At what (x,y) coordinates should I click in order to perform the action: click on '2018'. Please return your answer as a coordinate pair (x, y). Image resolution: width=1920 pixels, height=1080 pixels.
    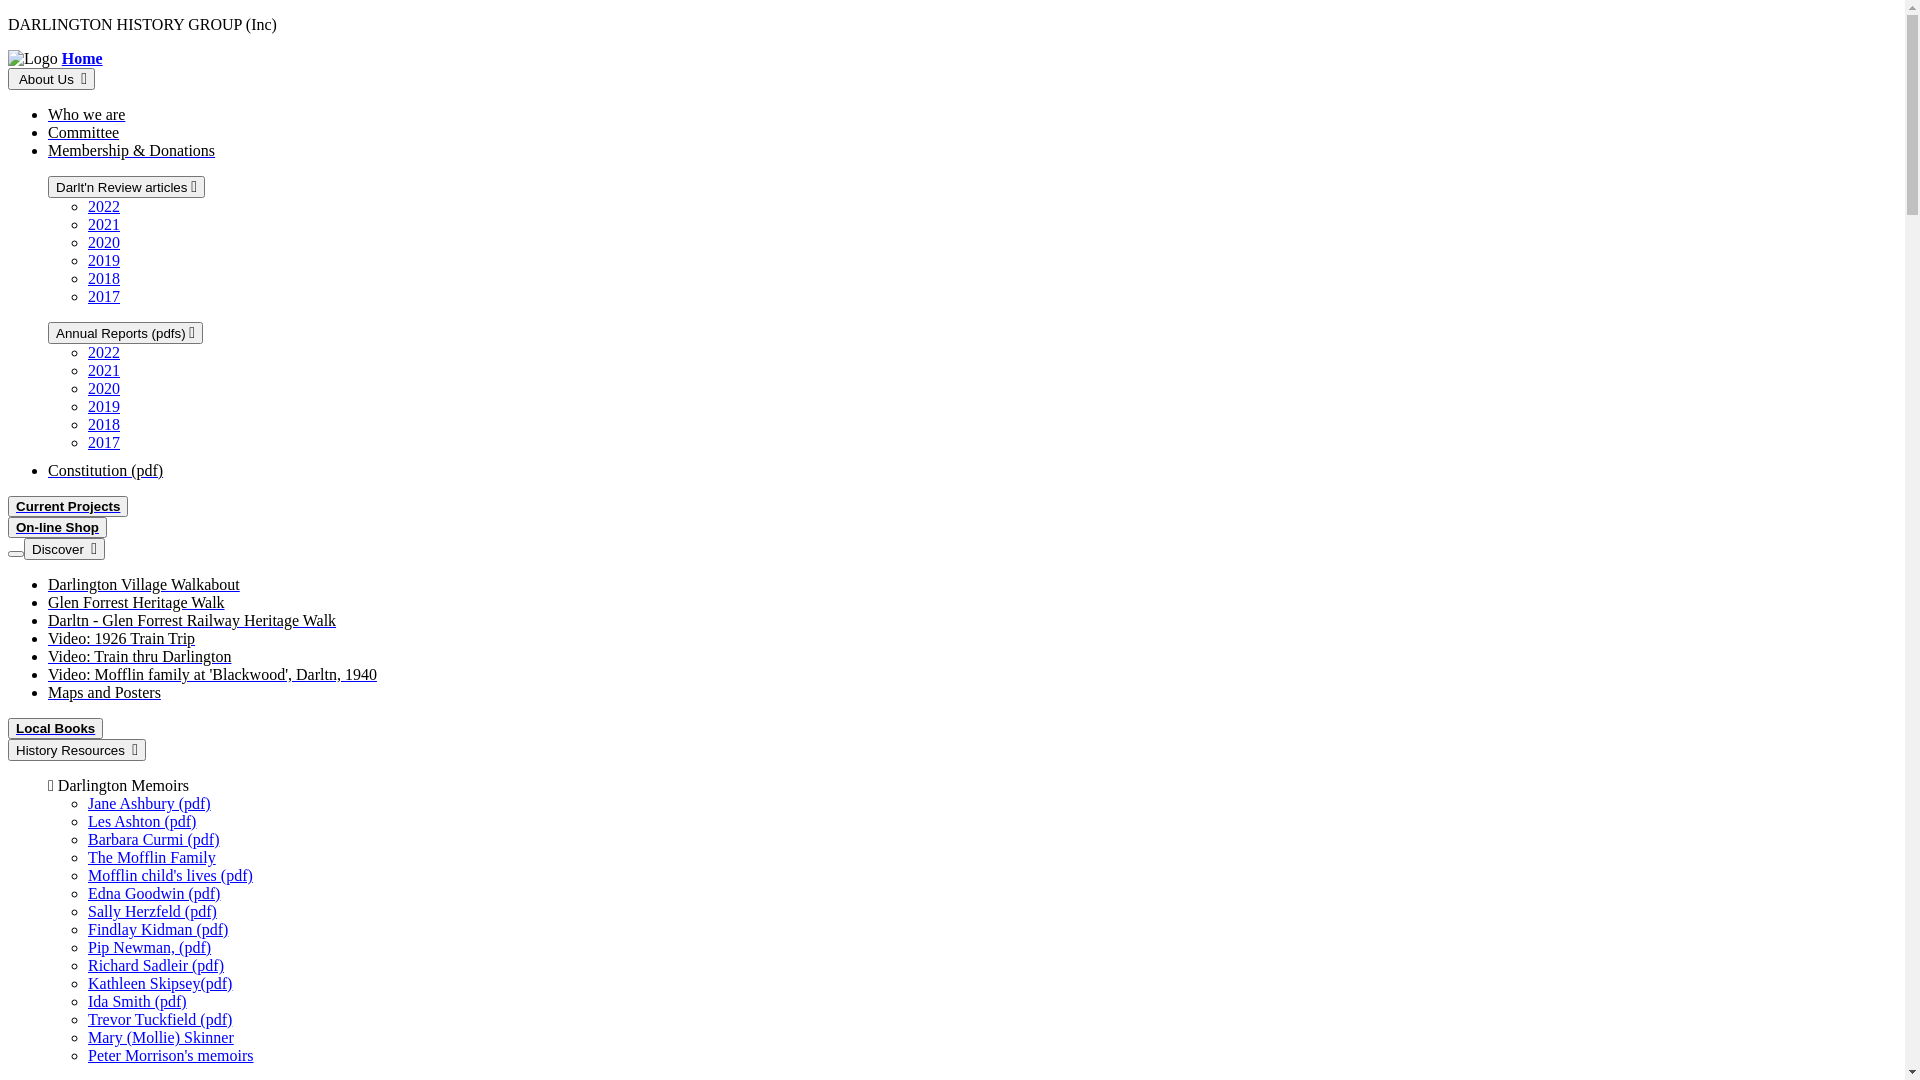
    Looking at the image, I should click on (103, 423).